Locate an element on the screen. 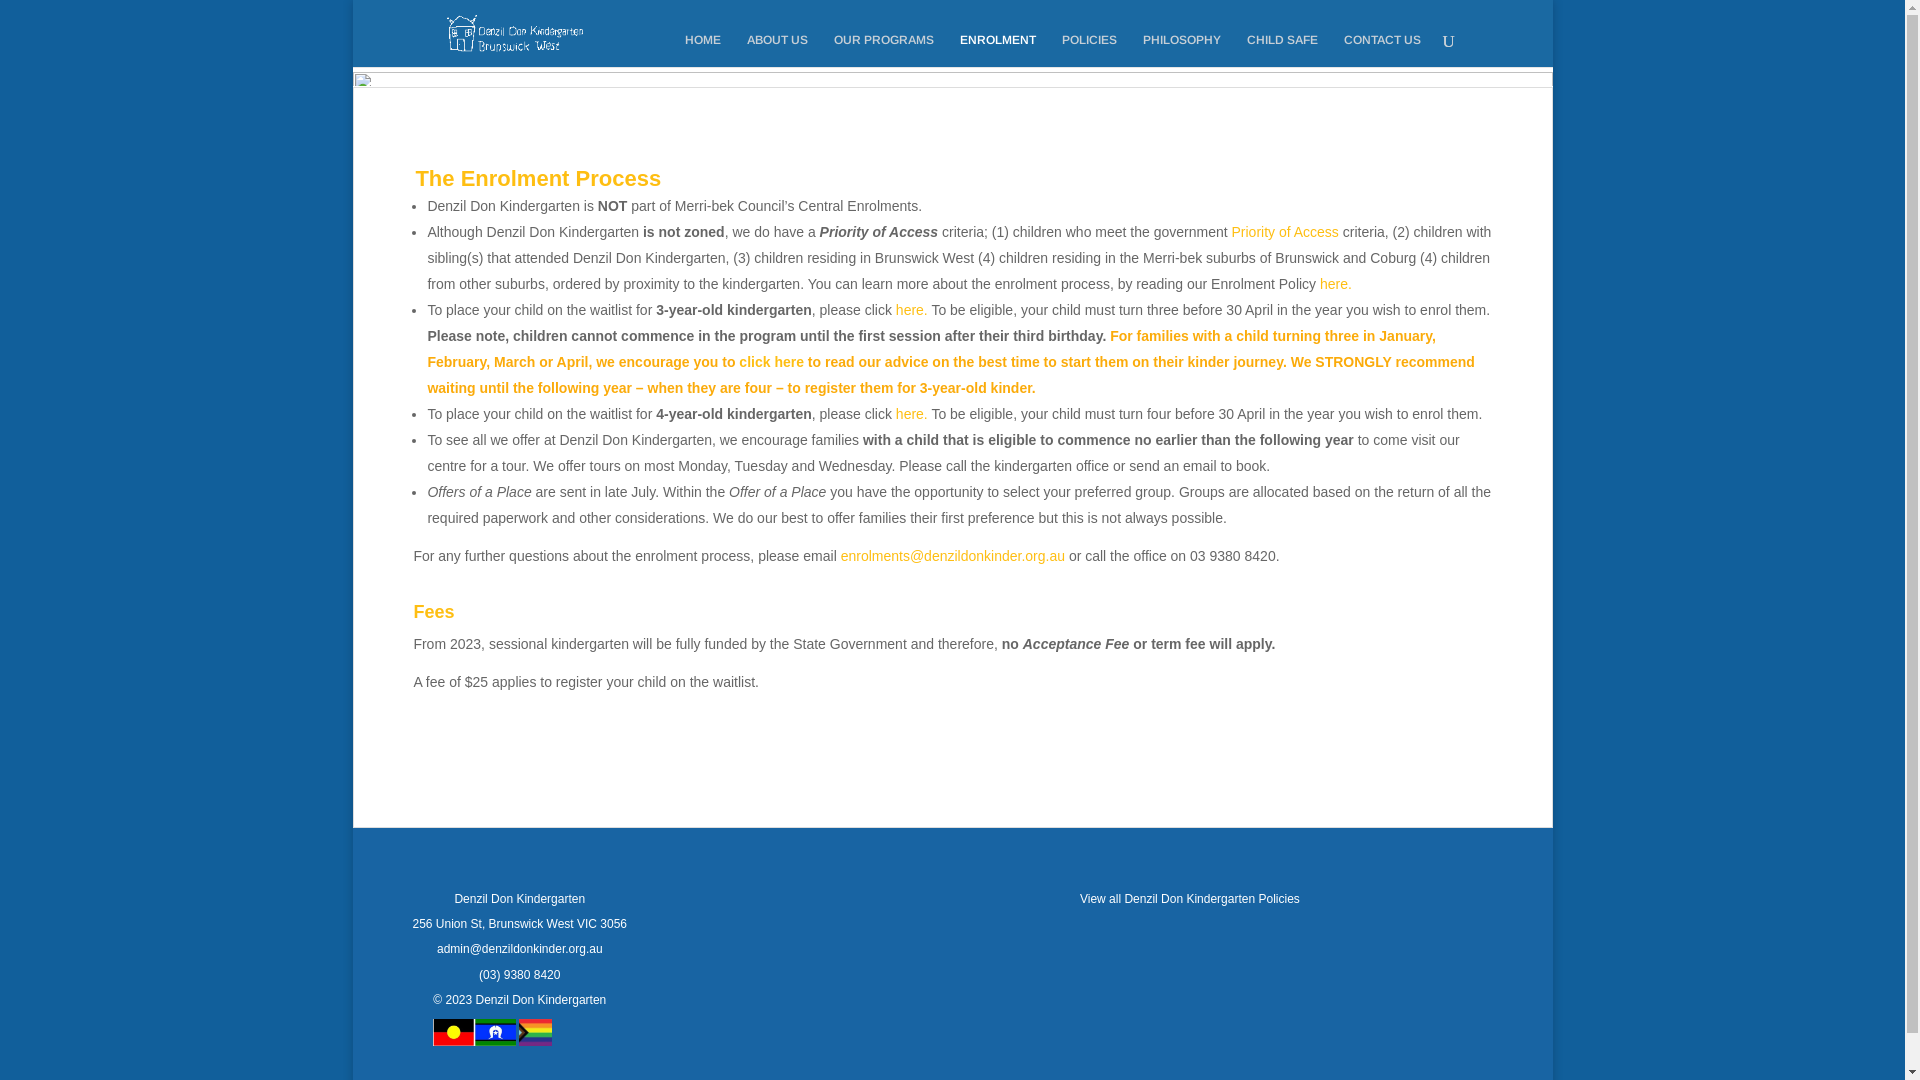  'View all Denzil Don Kindergarten Policies' is located at coordinates (1079, 897).